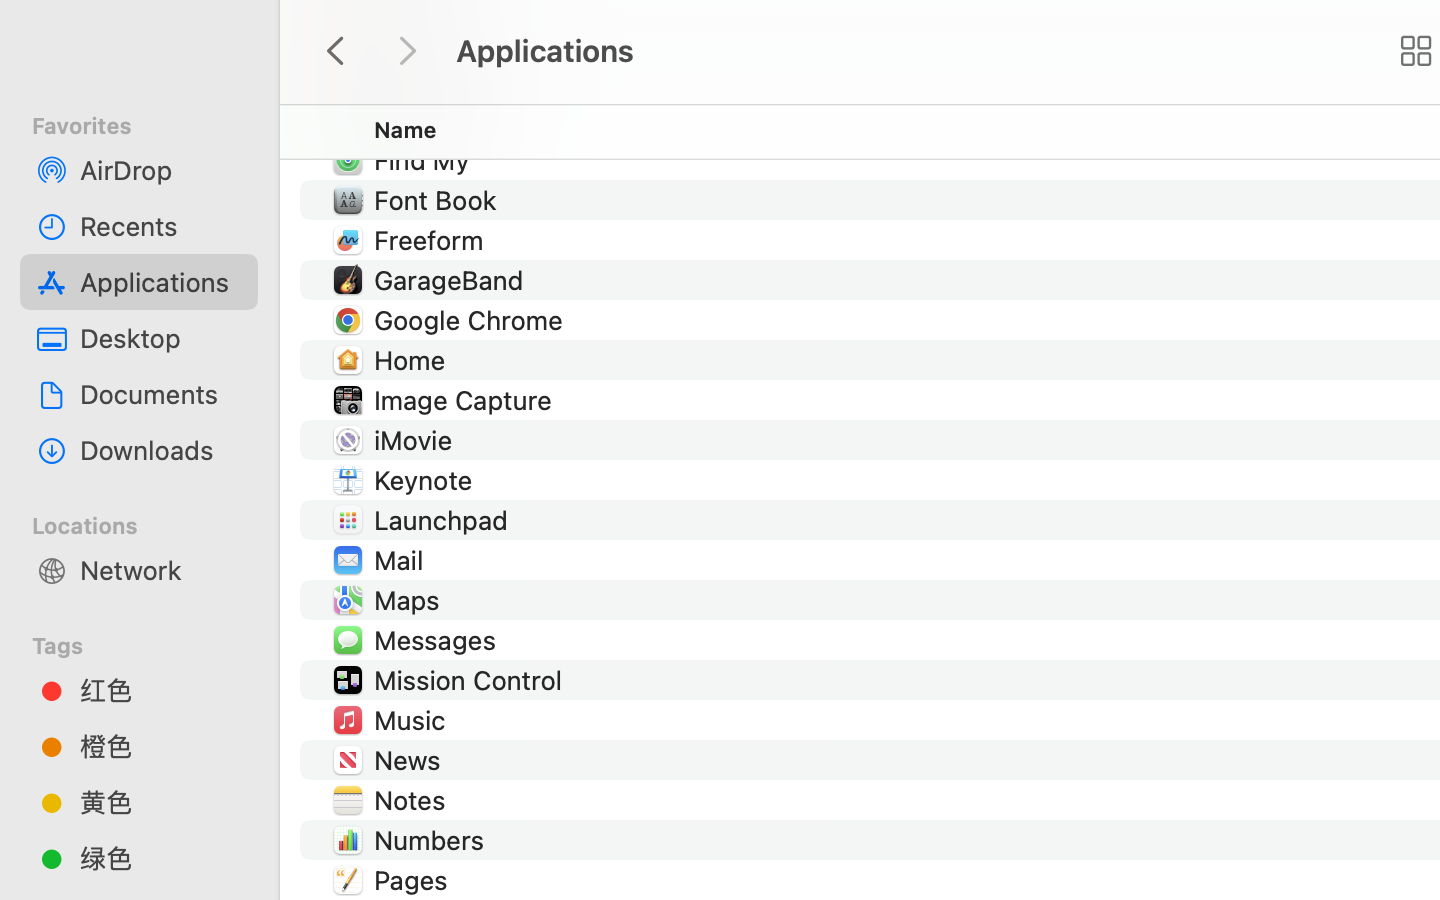 Image resolution: width=1440 pixels, height=900 pixels. Describe the element at coordinates (425, 160) in the screenshot. I see `'Find My'` at that location.